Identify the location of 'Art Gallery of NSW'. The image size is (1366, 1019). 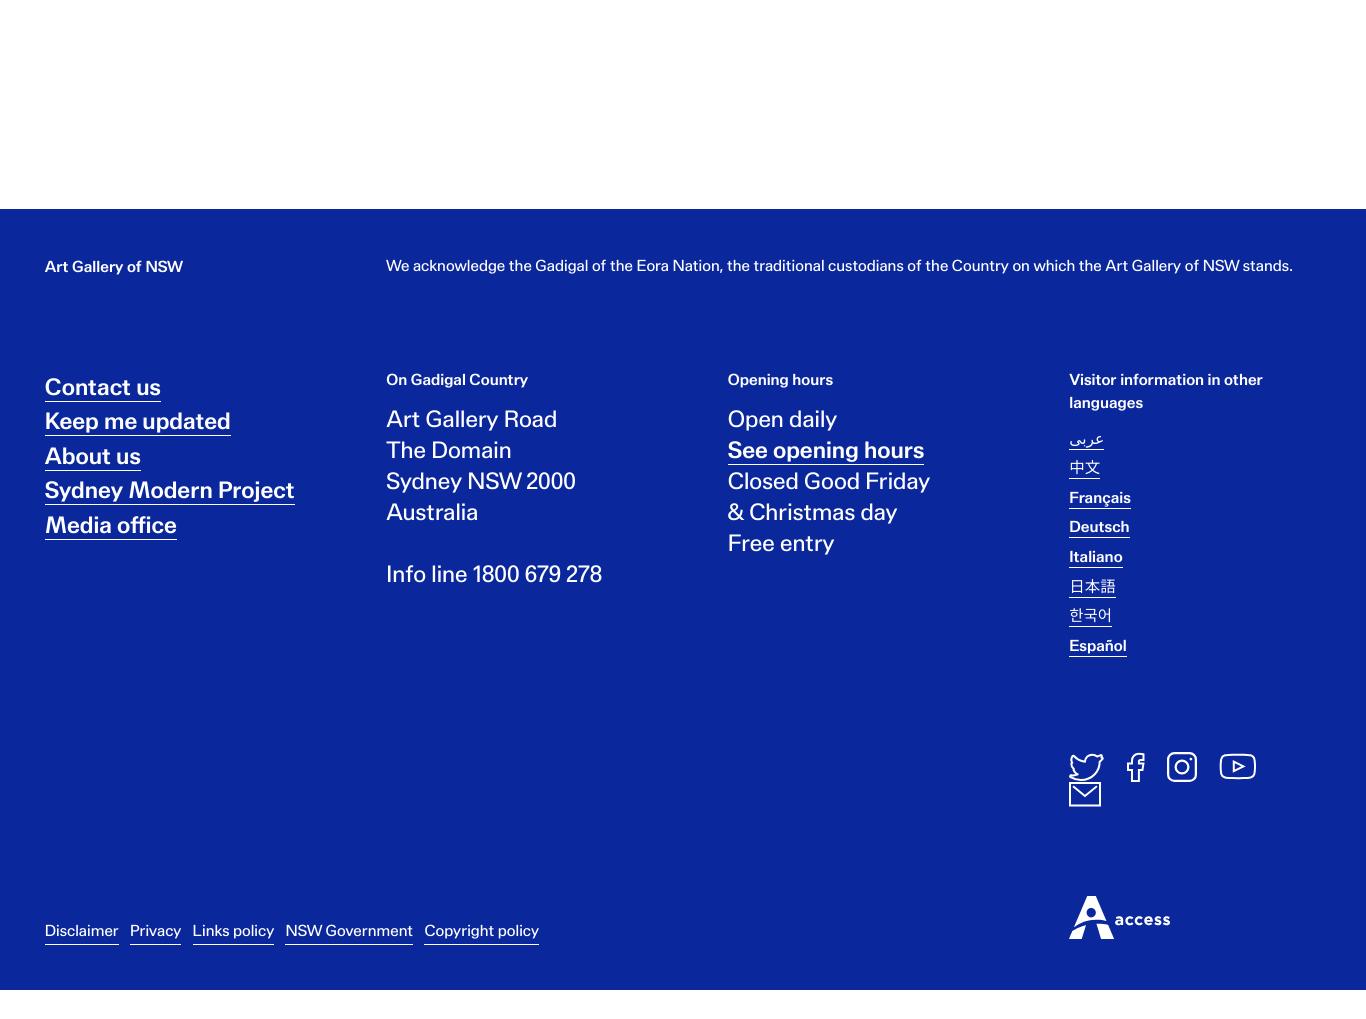
(112, 282).